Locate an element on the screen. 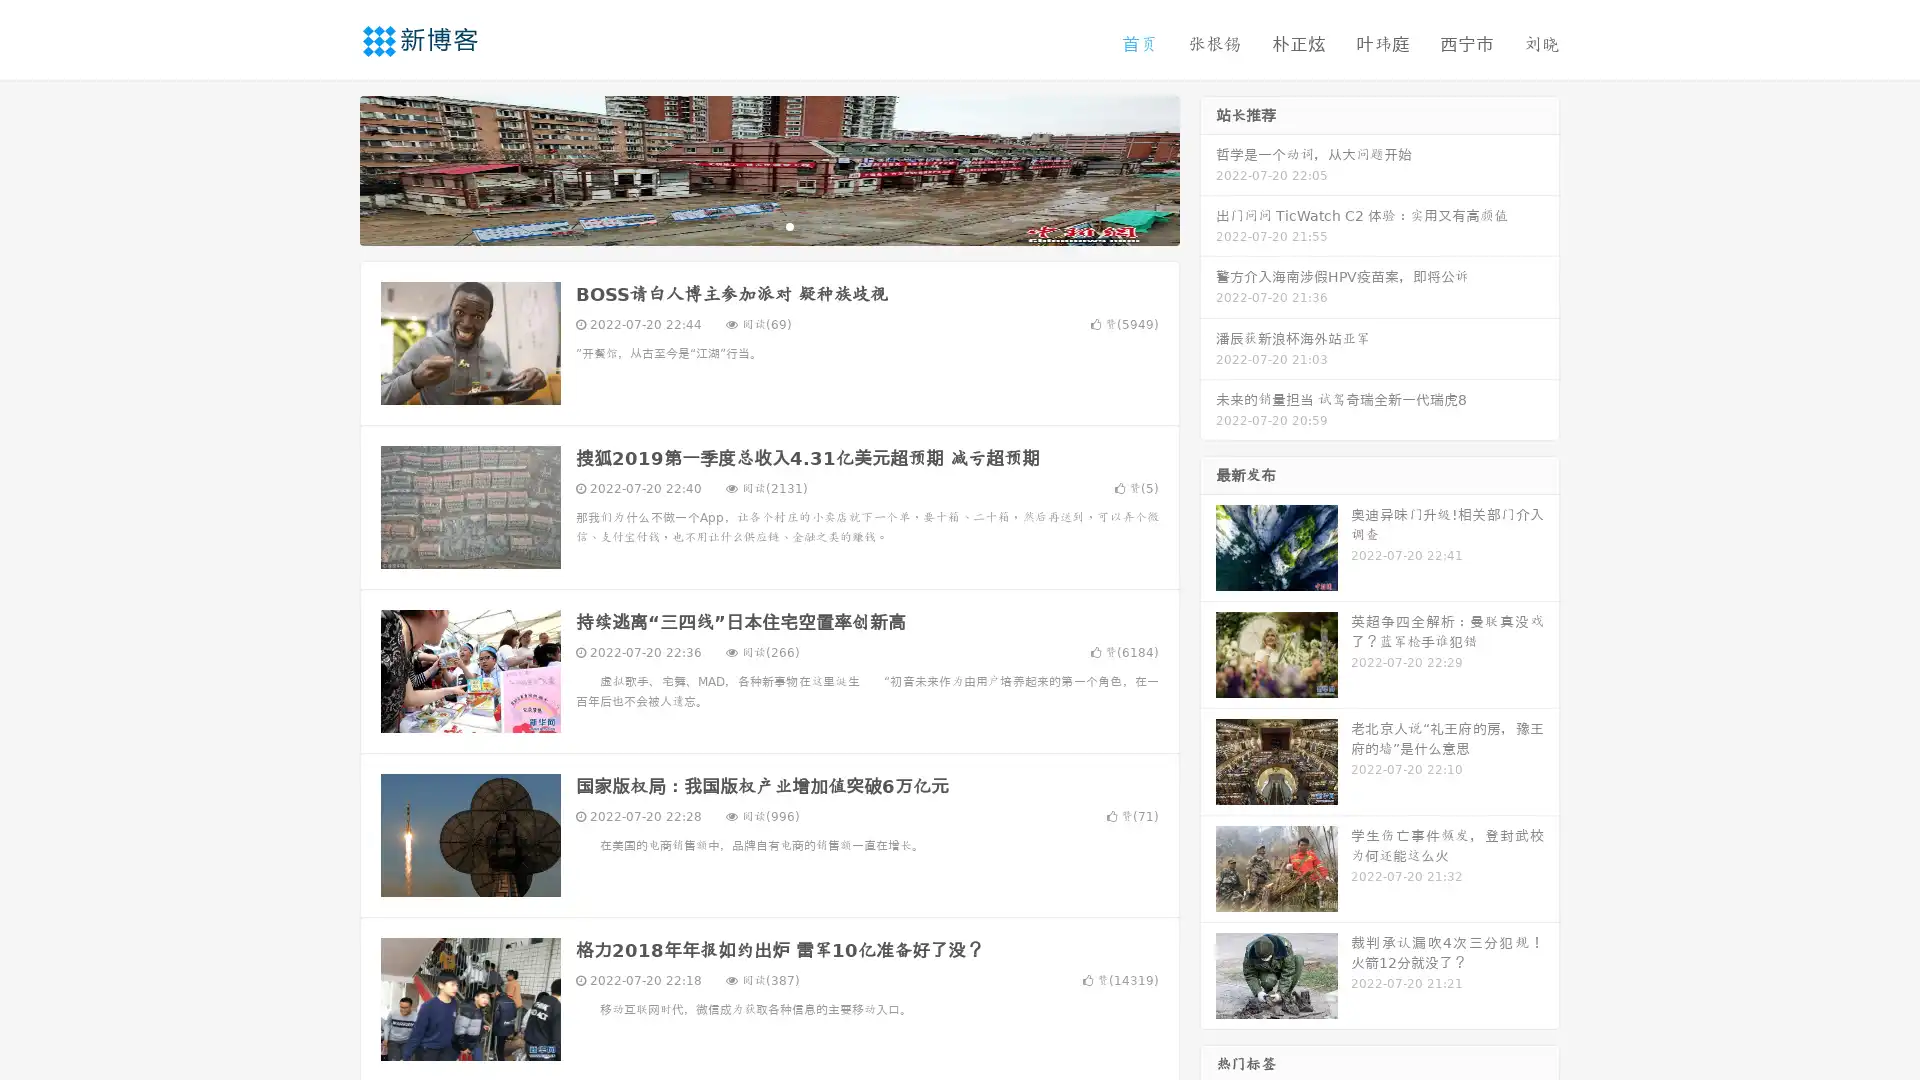  Previous slide is located at coordinates (330, 168).